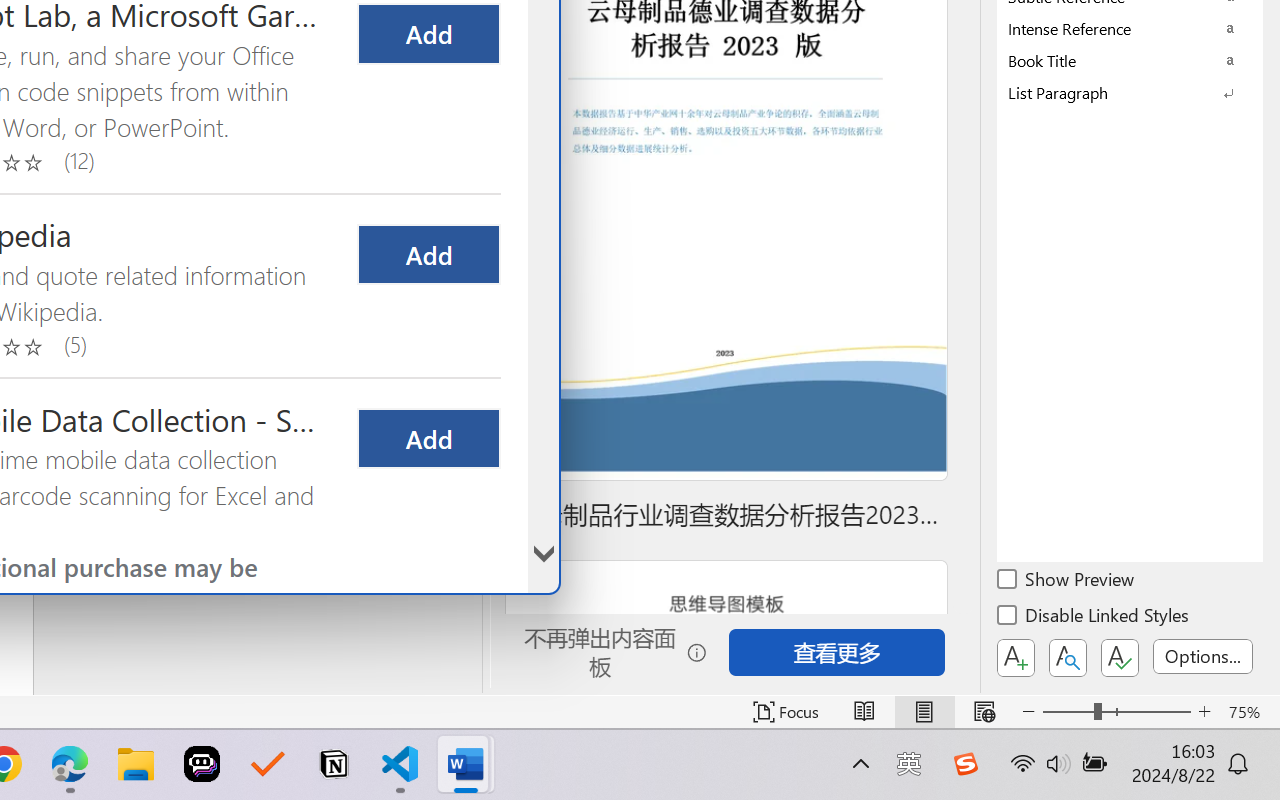 The image size is (1280, 800). Describe the element at coordinates (334, 764) in the screenshot. I see `'Notion'` at that location.